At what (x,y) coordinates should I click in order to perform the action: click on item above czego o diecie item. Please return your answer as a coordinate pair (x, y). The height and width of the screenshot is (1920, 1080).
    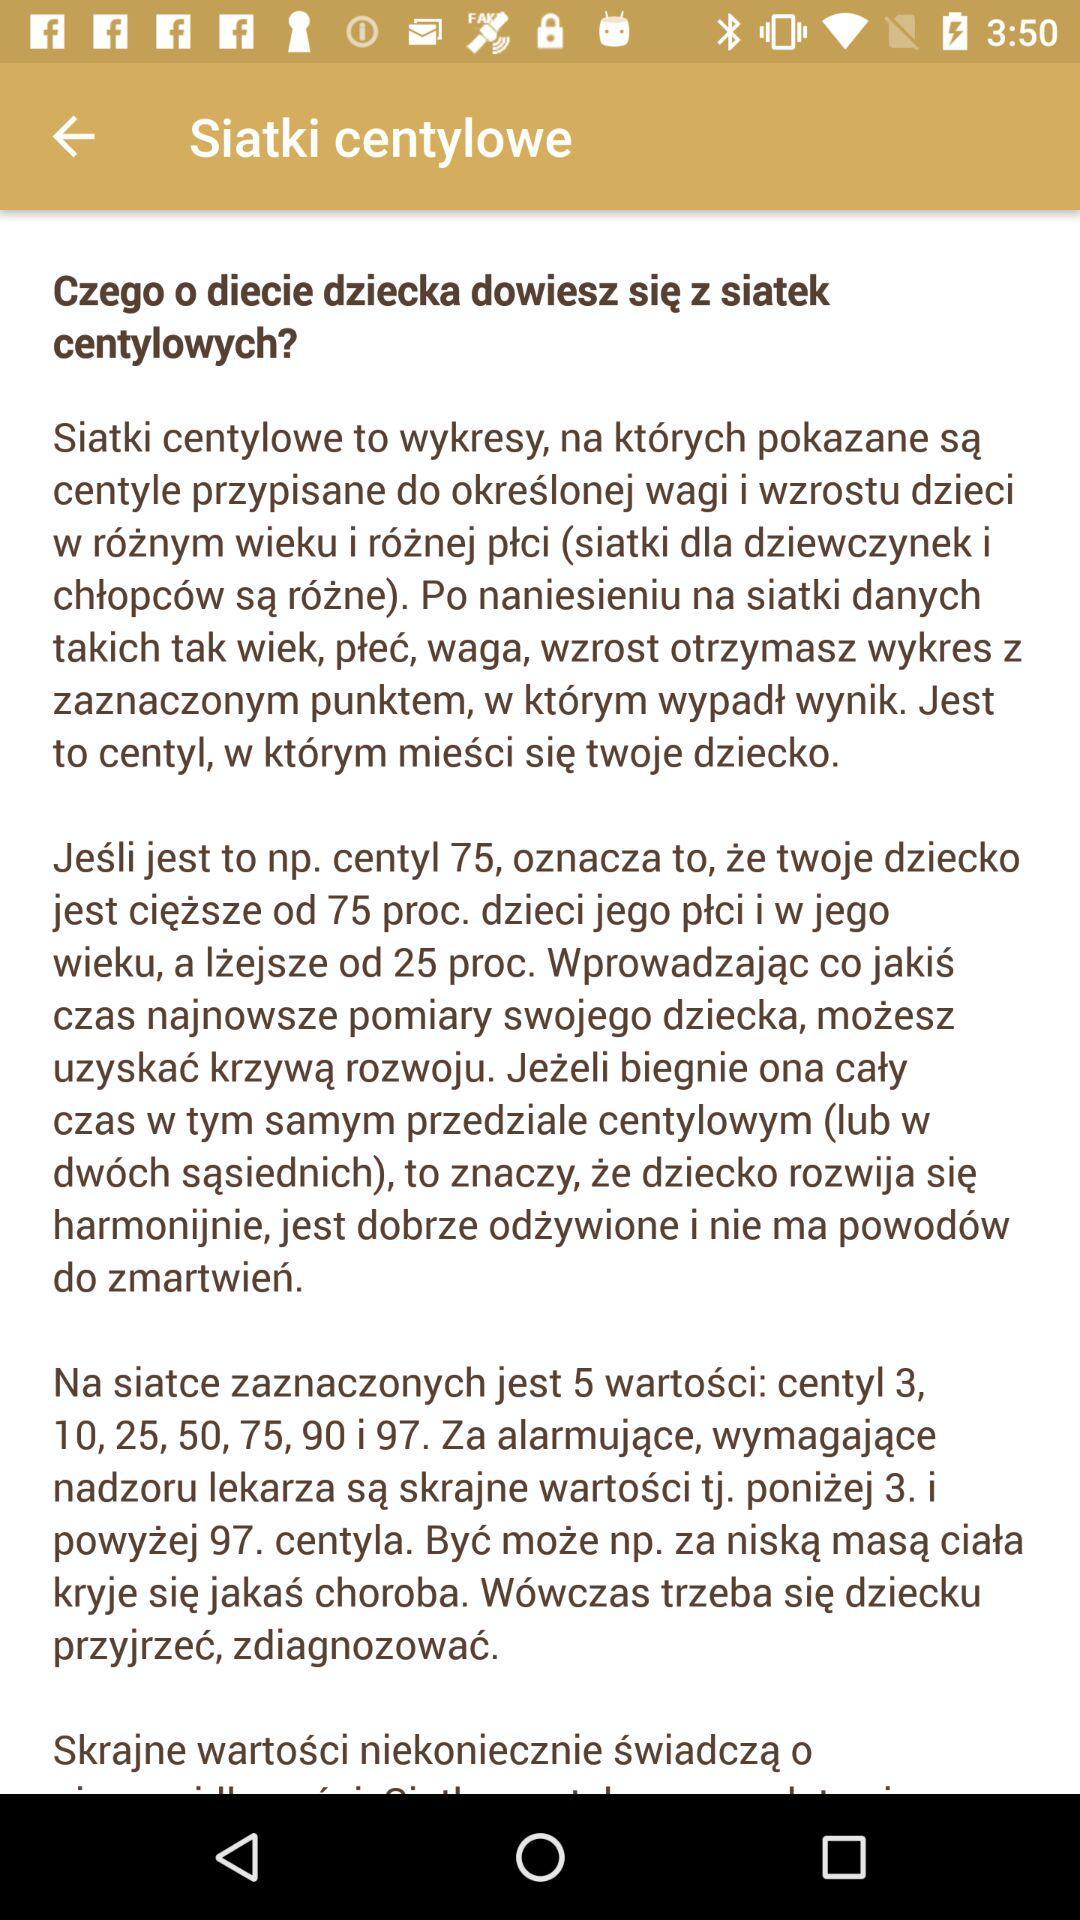
    Looking at the image, I should click on (72, 135).